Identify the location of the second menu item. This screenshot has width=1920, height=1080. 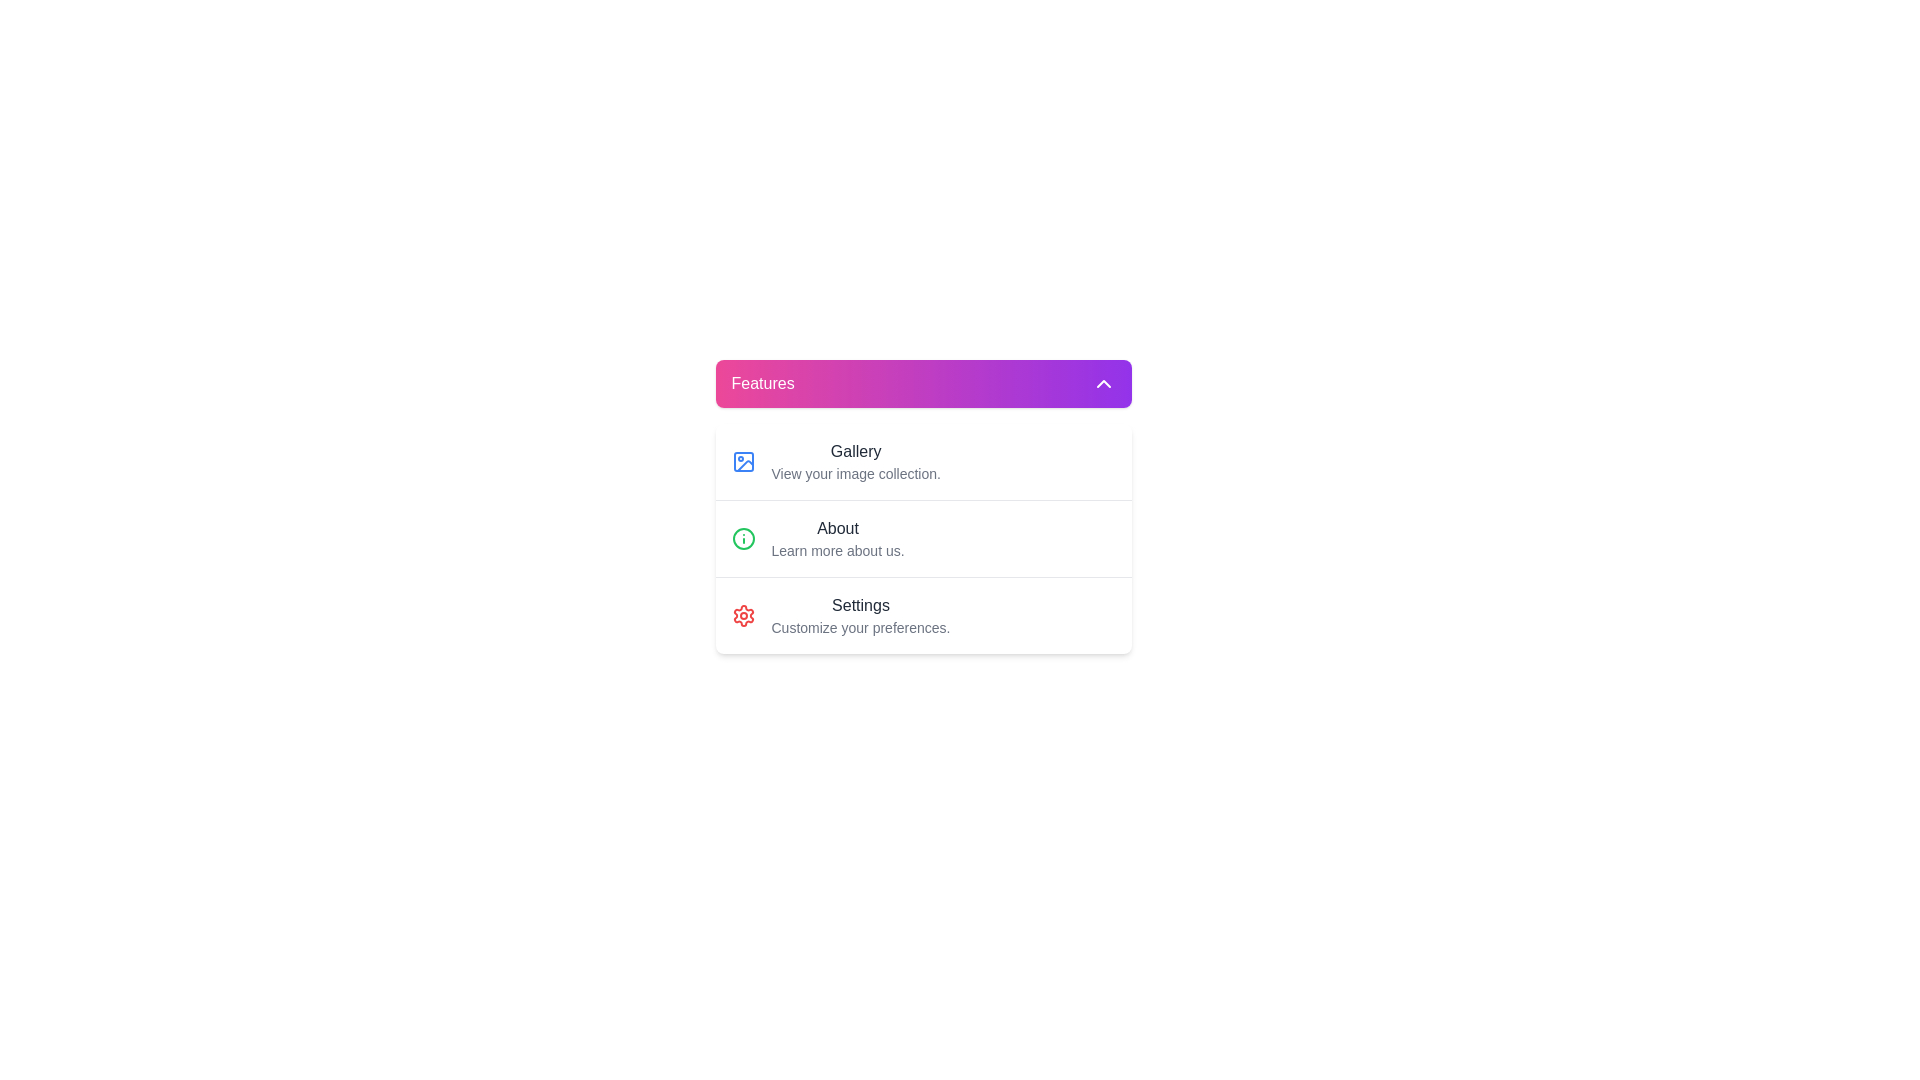
(922, 520).